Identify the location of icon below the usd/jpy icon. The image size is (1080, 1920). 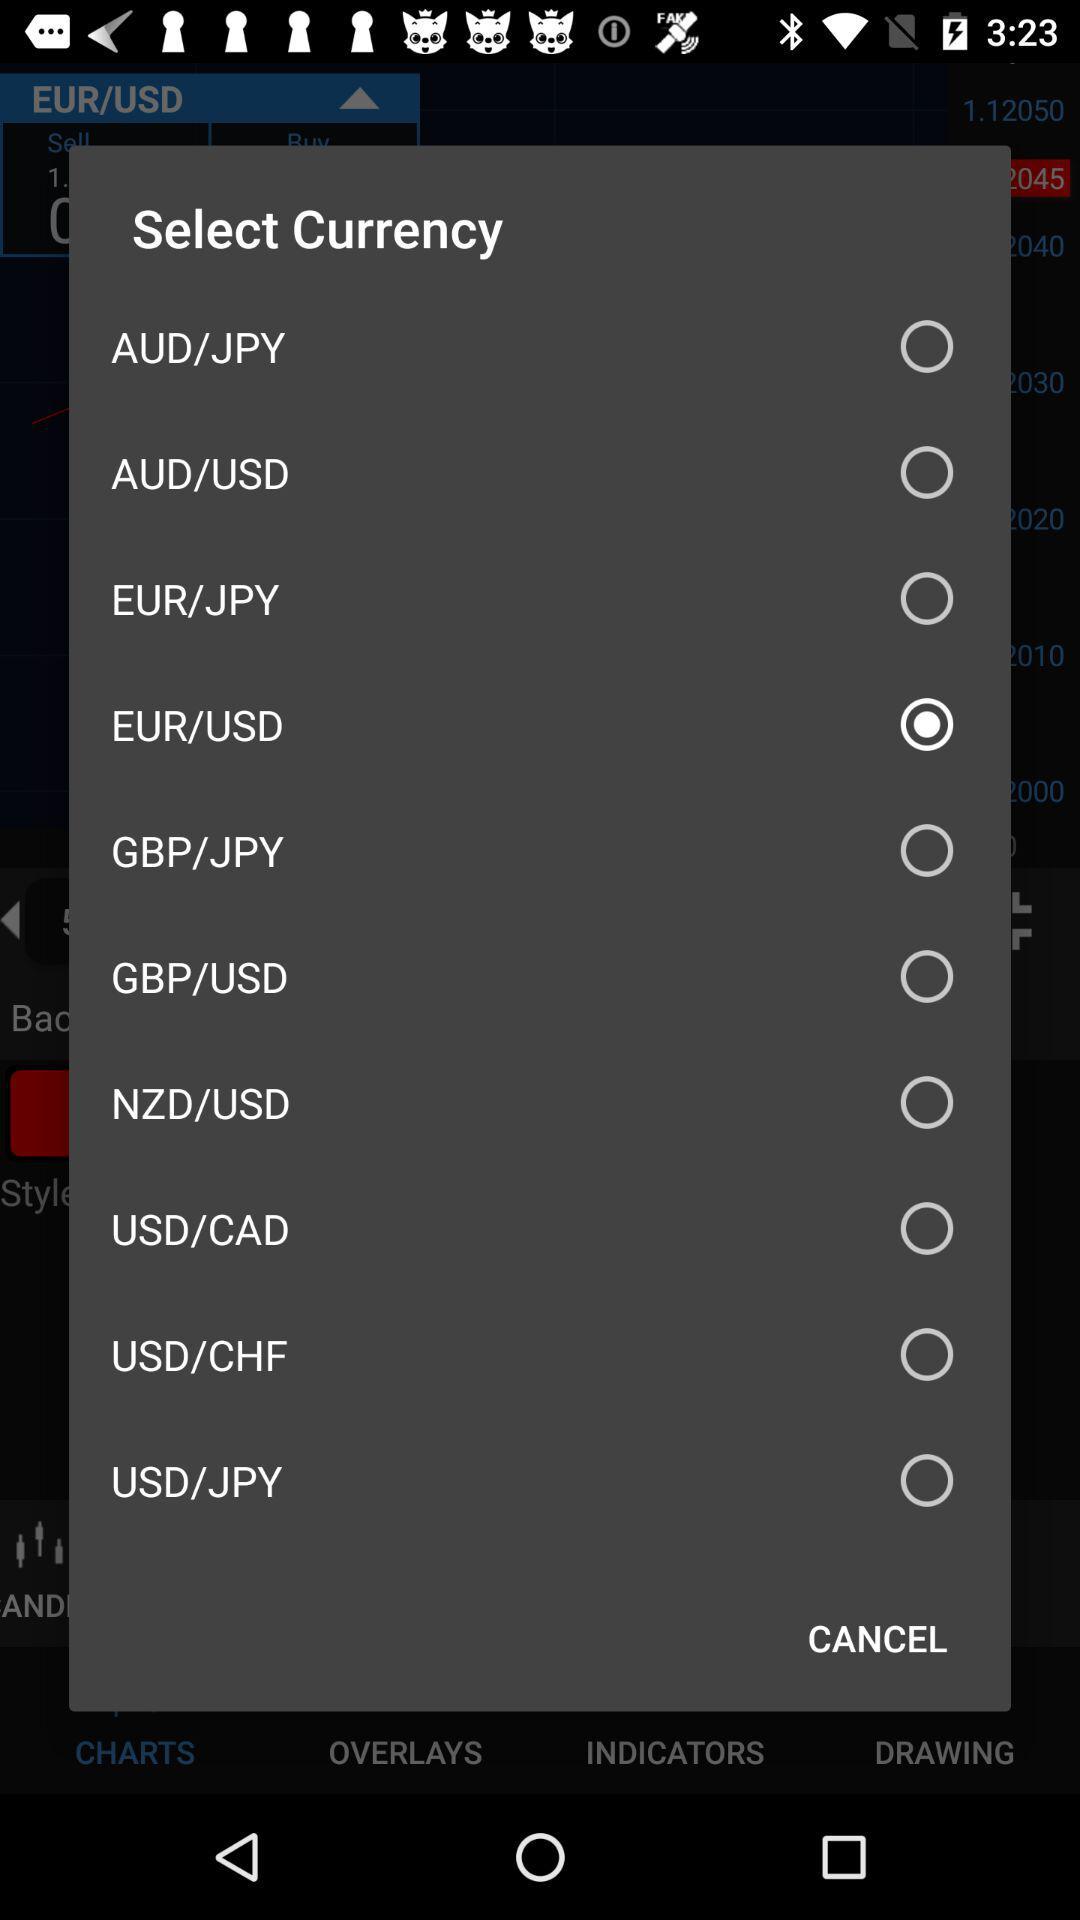
(876, 1637).